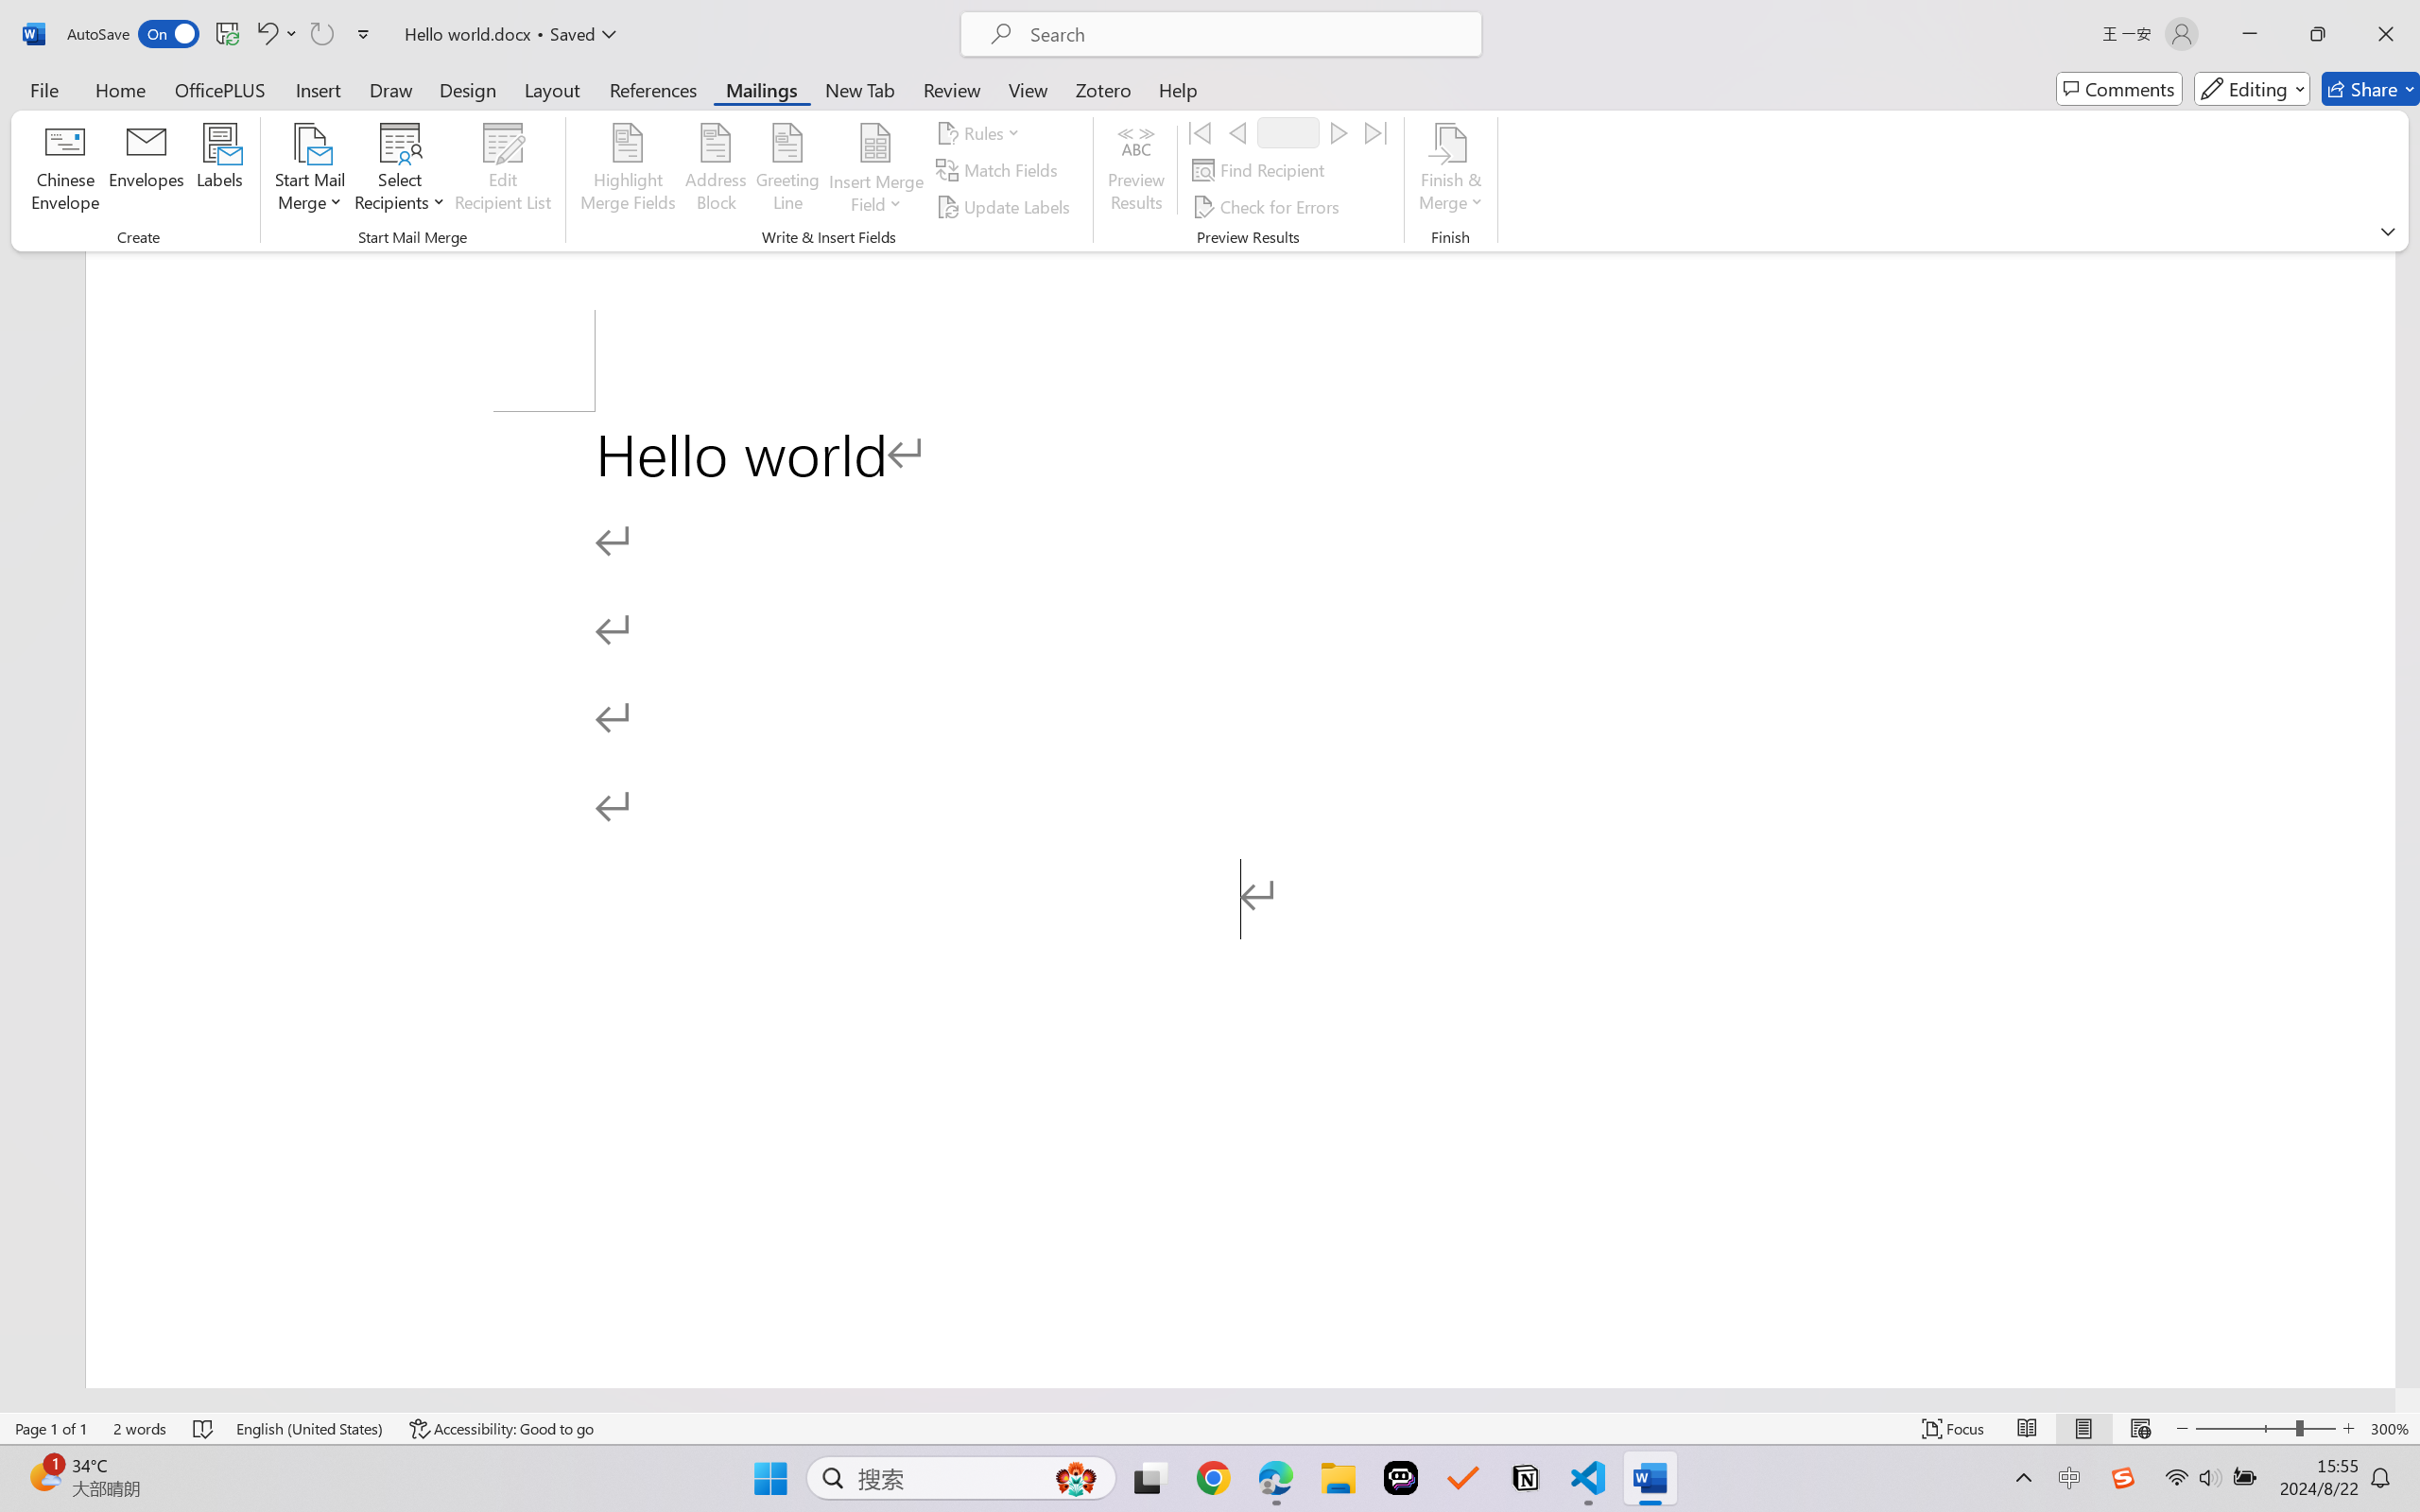 Image resolution: width=2420 pixels, height=1512 pixels. Describe the element at coordinates (1102, 88) in the screenshot. I see `'Zotero'` at that location.